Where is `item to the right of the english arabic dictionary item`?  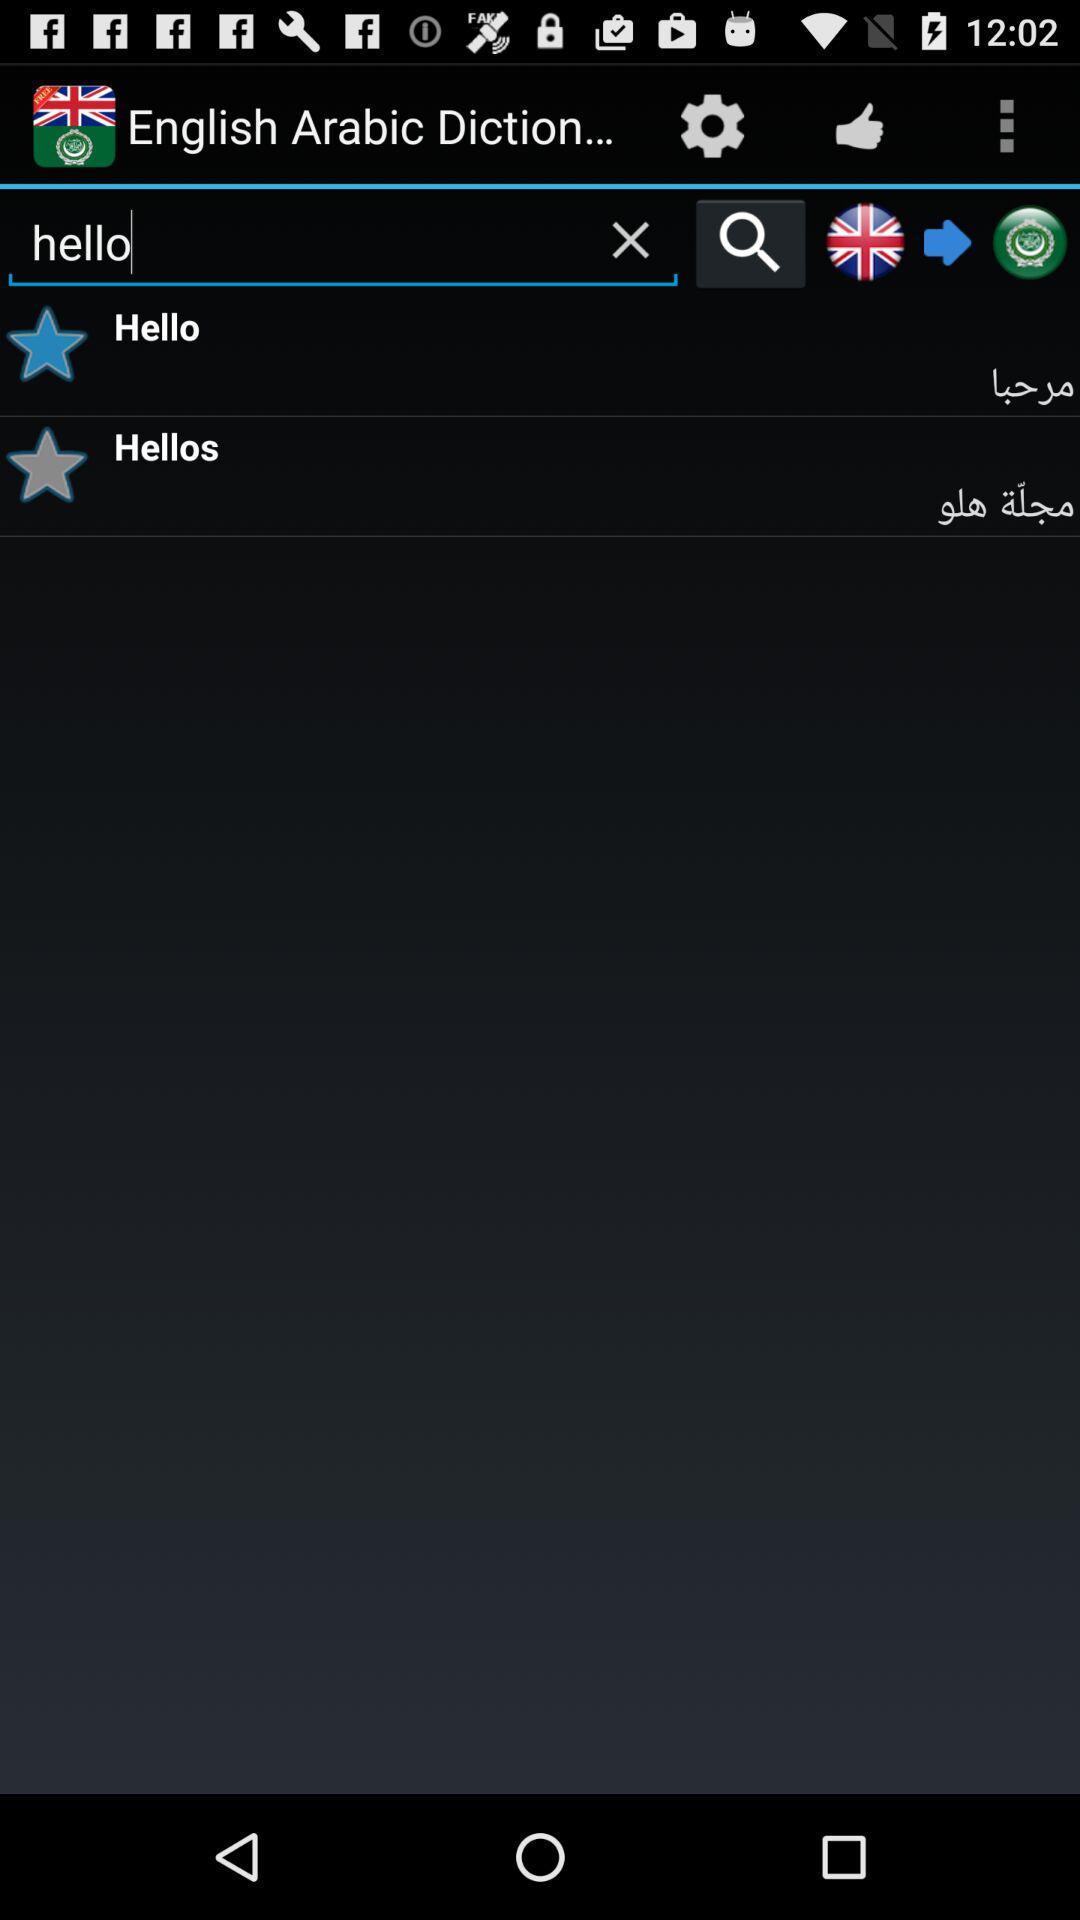 item to the right of the english arabic dictionary item is located at coordinates (711, 124).